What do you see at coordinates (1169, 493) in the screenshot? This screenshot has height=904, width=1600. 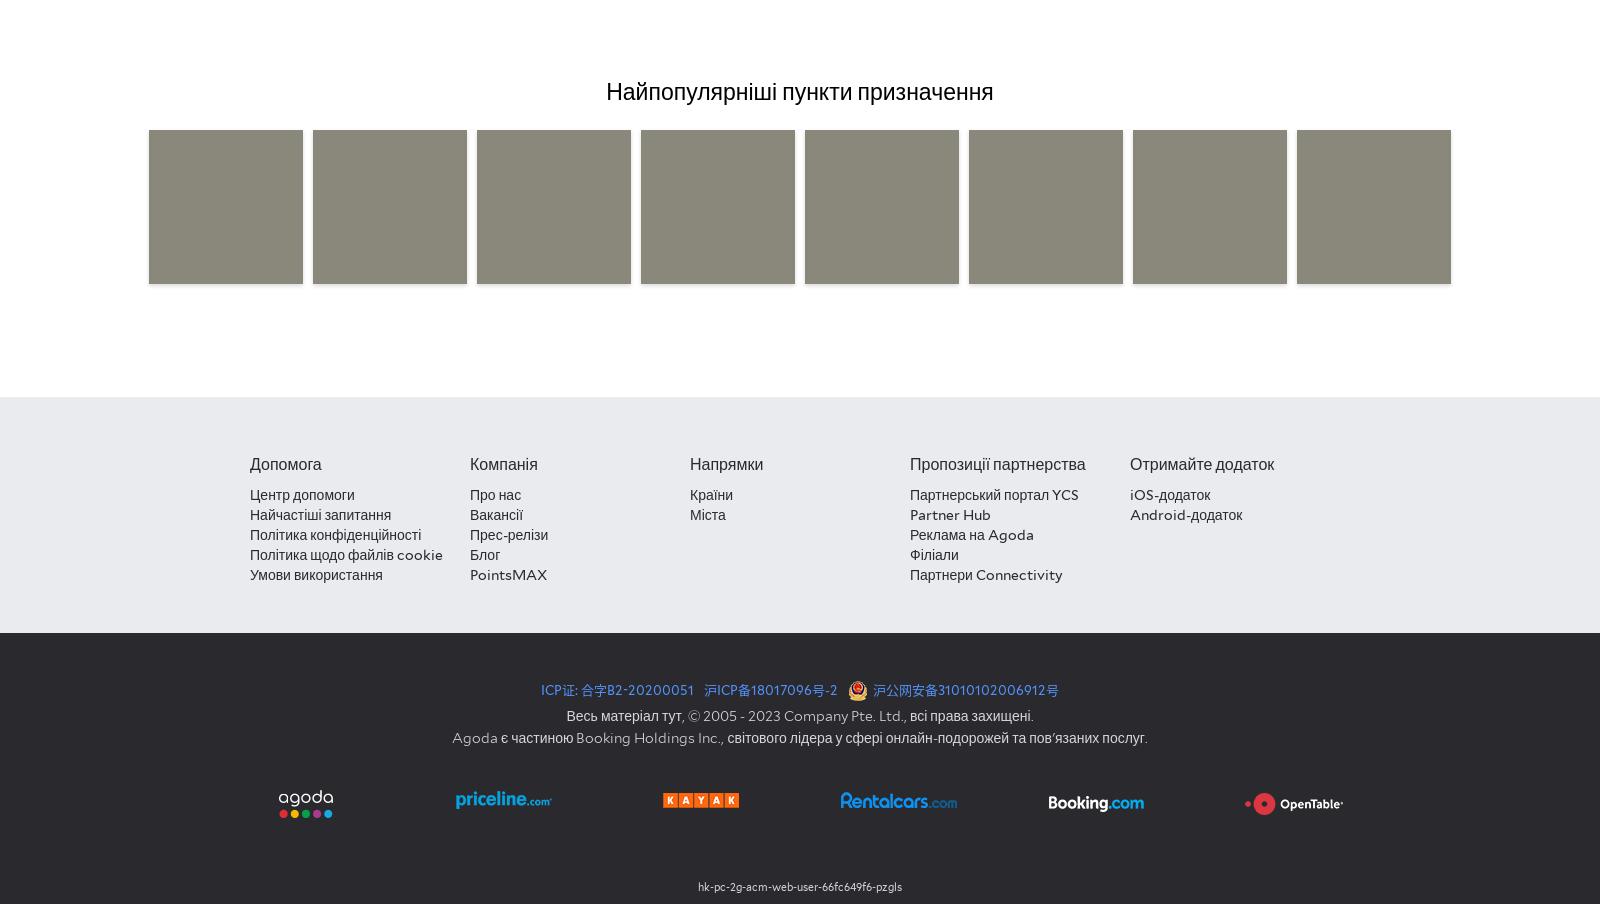 I see `'iOS-додаток'` at bounding box center [1169, 493].